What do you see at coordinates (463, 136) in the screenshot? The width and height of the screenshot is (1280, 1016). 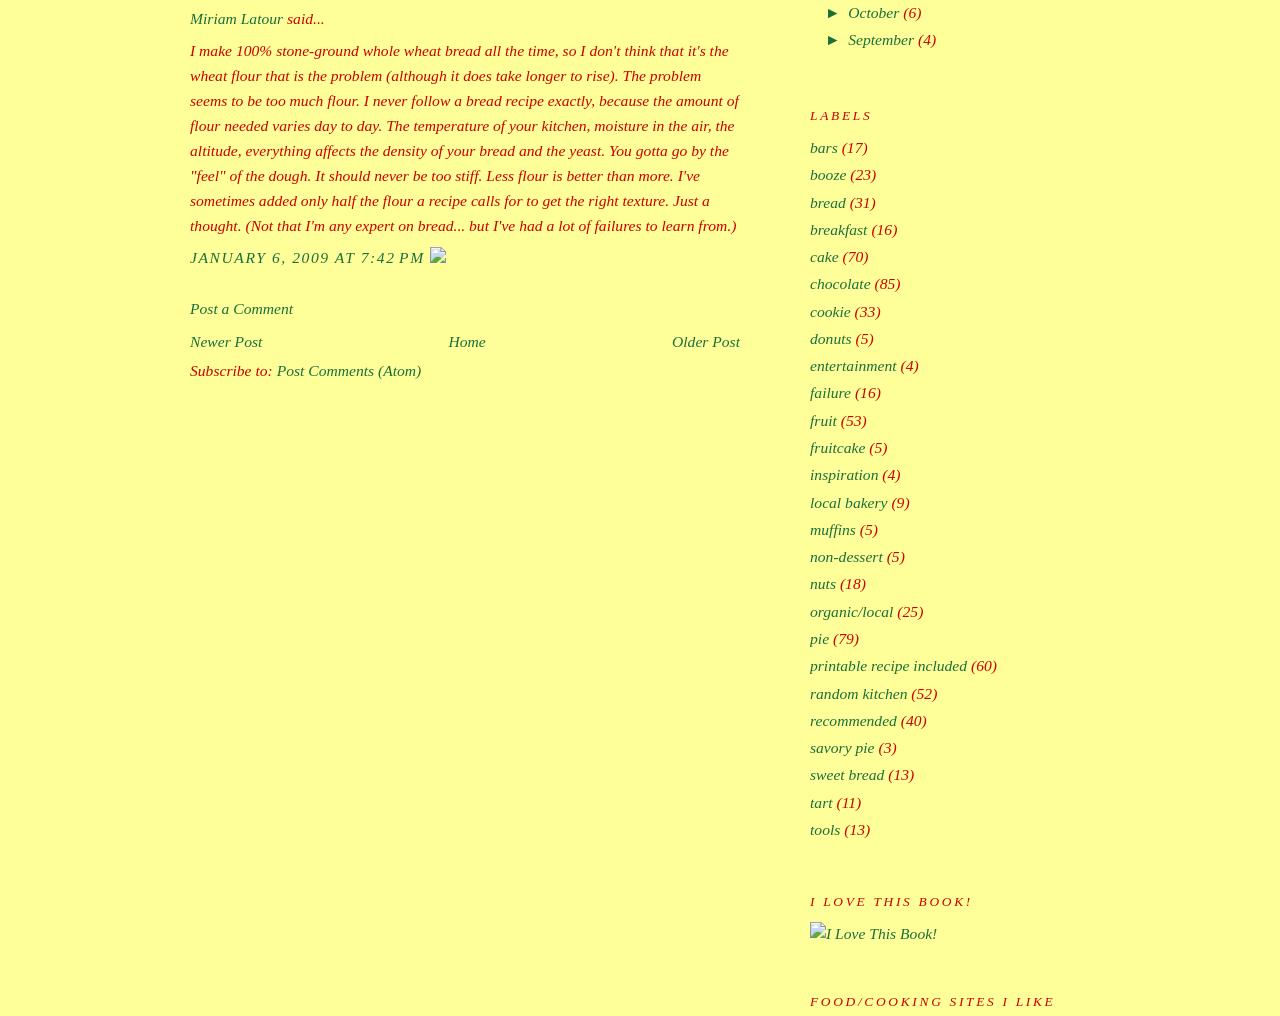 I see `'I make 100% stone-ground whole wheat bread all the time, so I don't think that it's the wheat flour that is the problem (although it does take longer to rise).  The problem seems to be too much flour.  I never follow a bread recipe exactly, because the amount of flour needed varies day to day.  The temperature of your kitchen, moisture in the air, the altitude, everything affects the density of your bread and the yeast.  You gotta go by the "feel" of the dough.  It should never be too stiff.  Less flour is better than more.  I've sometimes added only half the flour a recipe calls for to get the right texture. Just a thought.  (Not that I'm any expert on bread... but I've had a lot of failures to learn from.)'` at bounding box center [463, 136].